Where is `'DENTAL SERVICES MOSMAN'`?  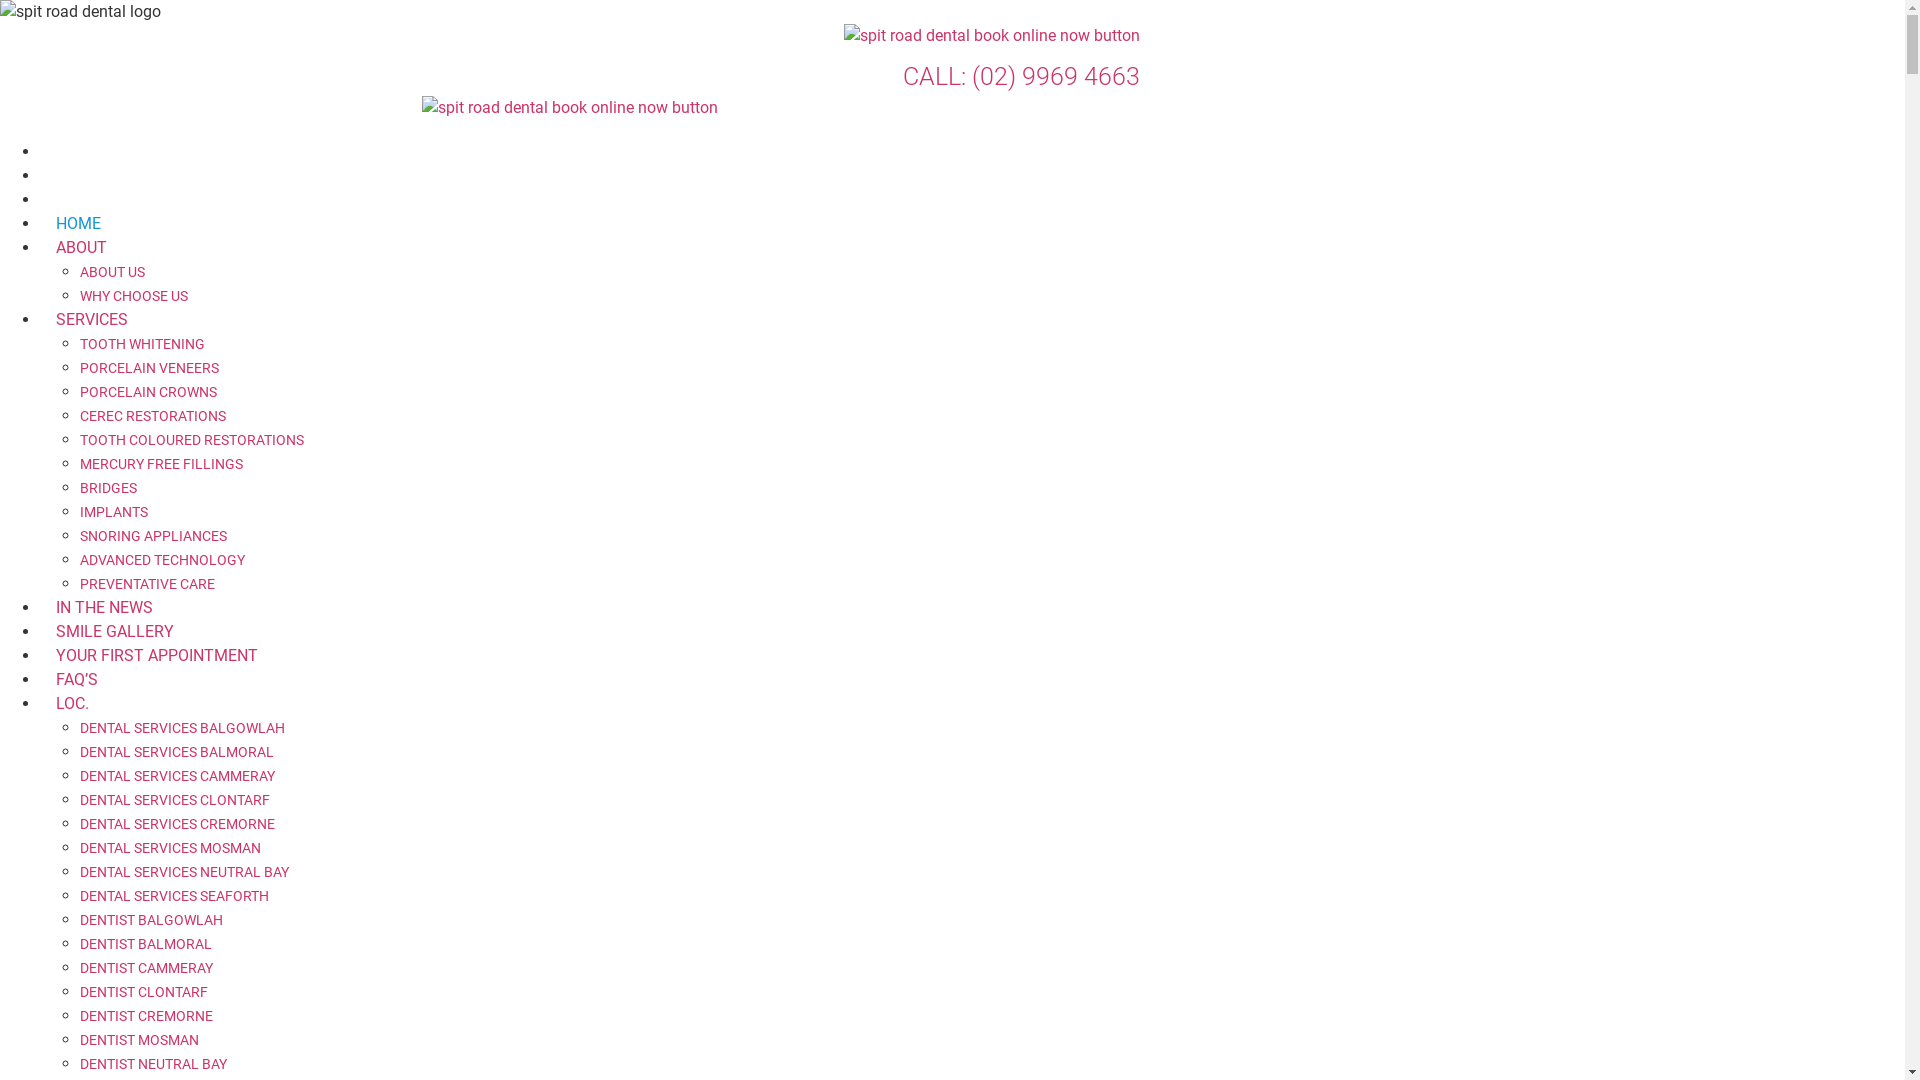 'DENTAL SERVICES MOSMAN' is located at coordinates (170, 848).